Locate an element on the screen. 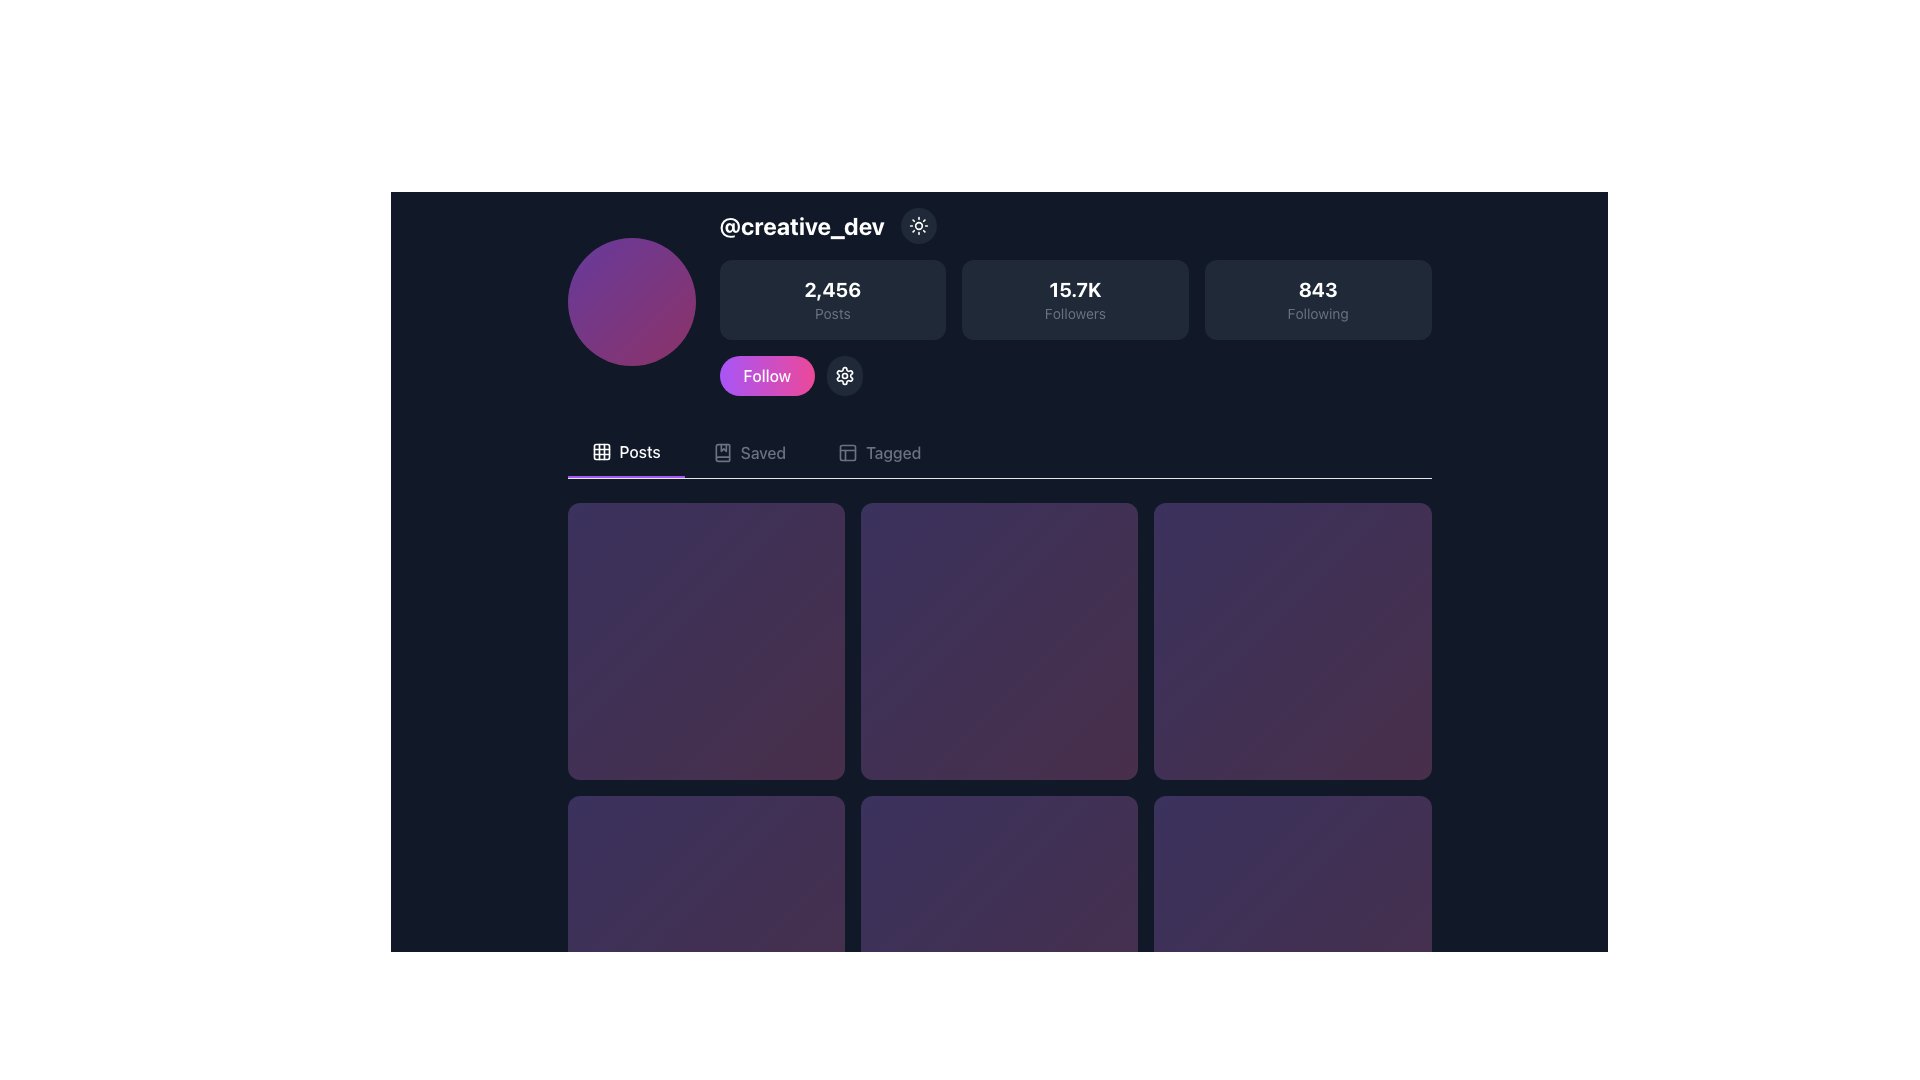  the SVG icon with a grid-like design that represents a panel layout, positioned to the left of the 'tagged' label in the navigational section is located at coordinates (848, 452).